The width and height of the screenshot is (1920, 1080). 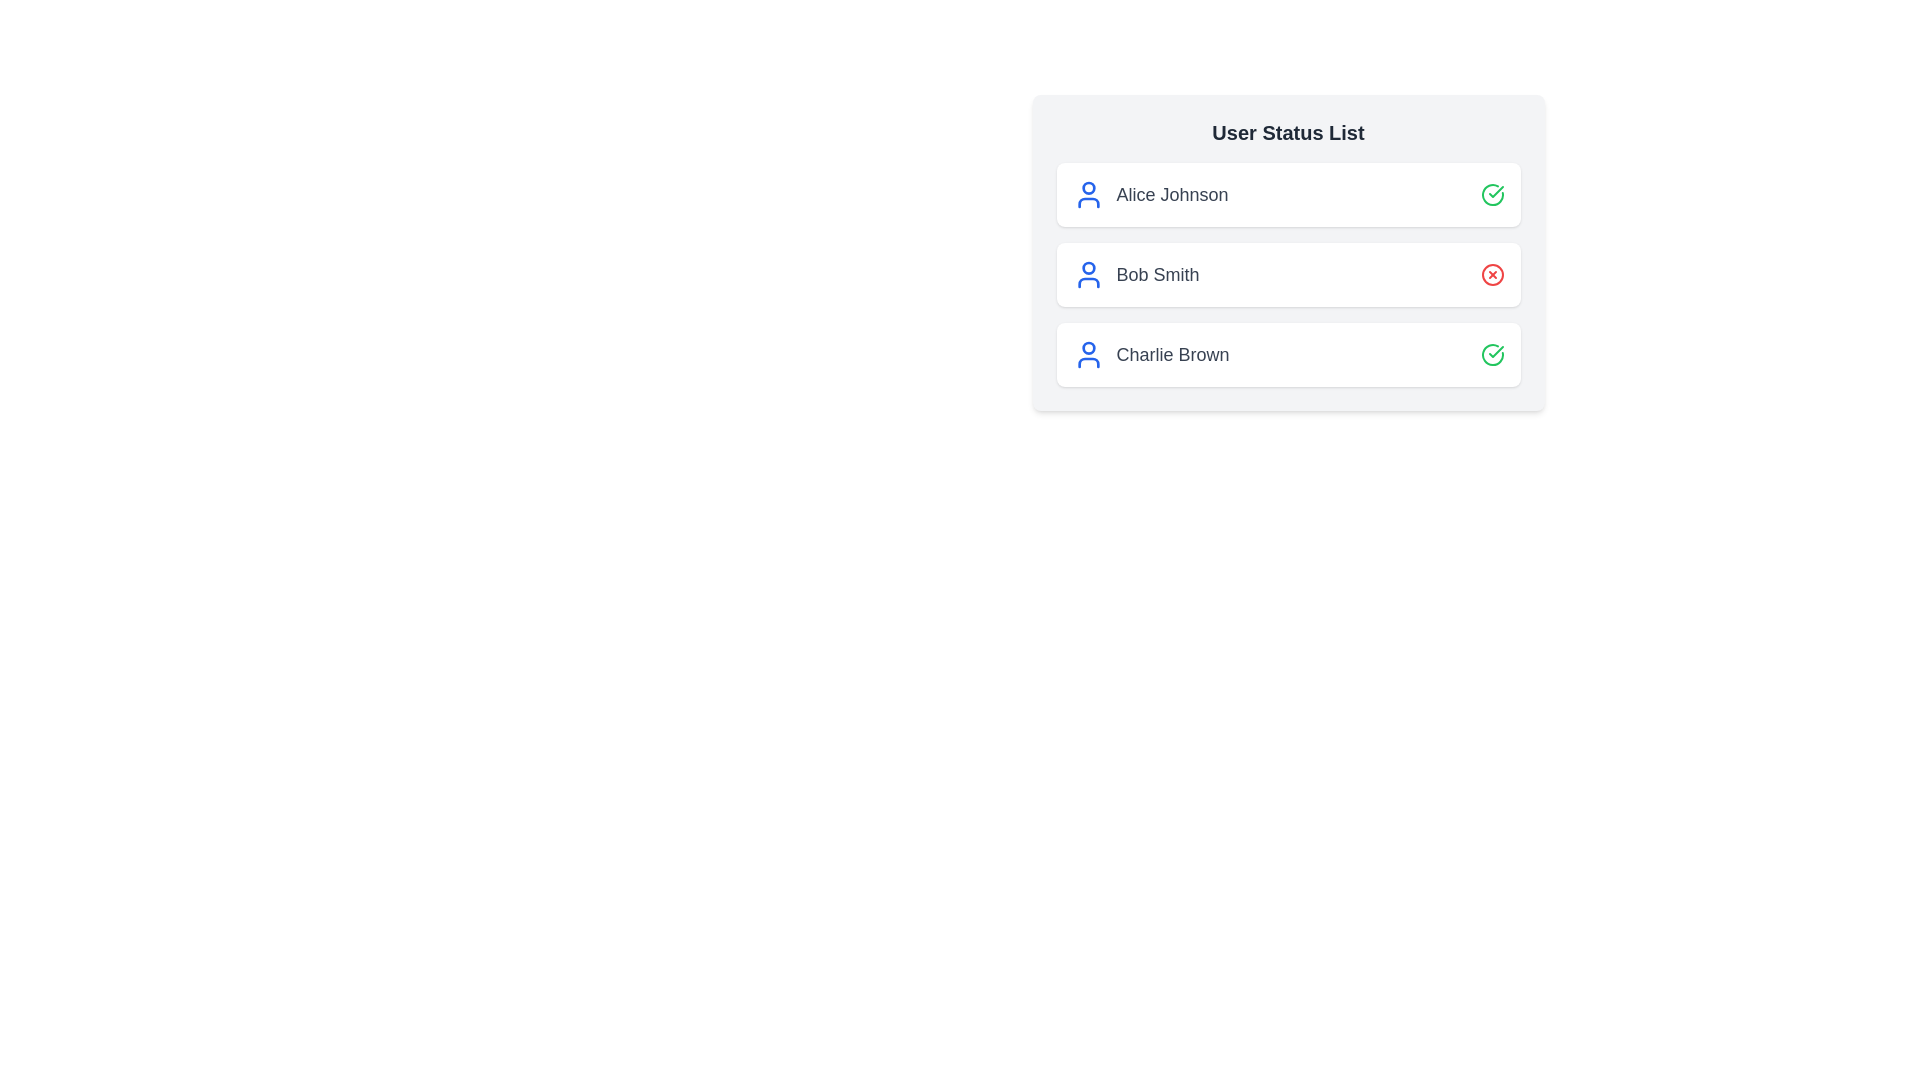 I want to click on the status icon for Charlie Brown, so click(x=1492, y=353).